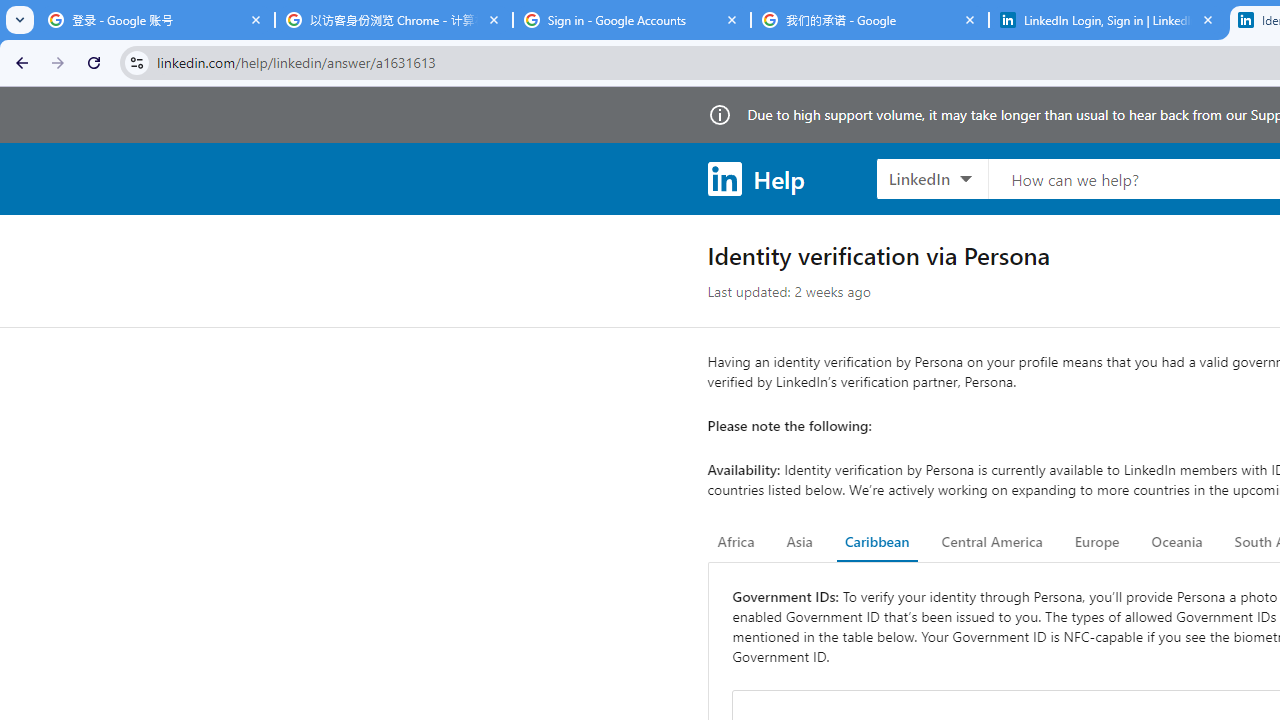 Image resolution: width=1280 pixels, height=720 pixels. I want to click on 'Africa', so click(735, 542).